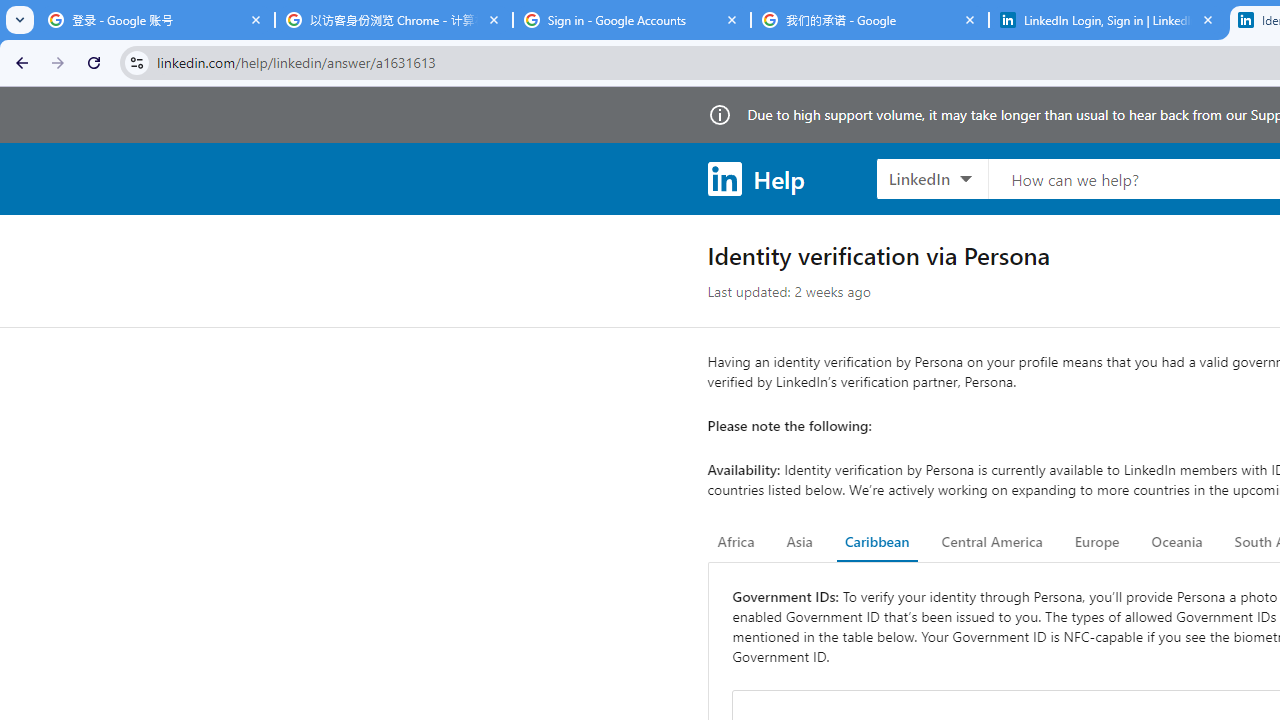 Image resolution: width=1280 pixels, height=720 pixels. I want to click on 'Africa', so click(735, 542).